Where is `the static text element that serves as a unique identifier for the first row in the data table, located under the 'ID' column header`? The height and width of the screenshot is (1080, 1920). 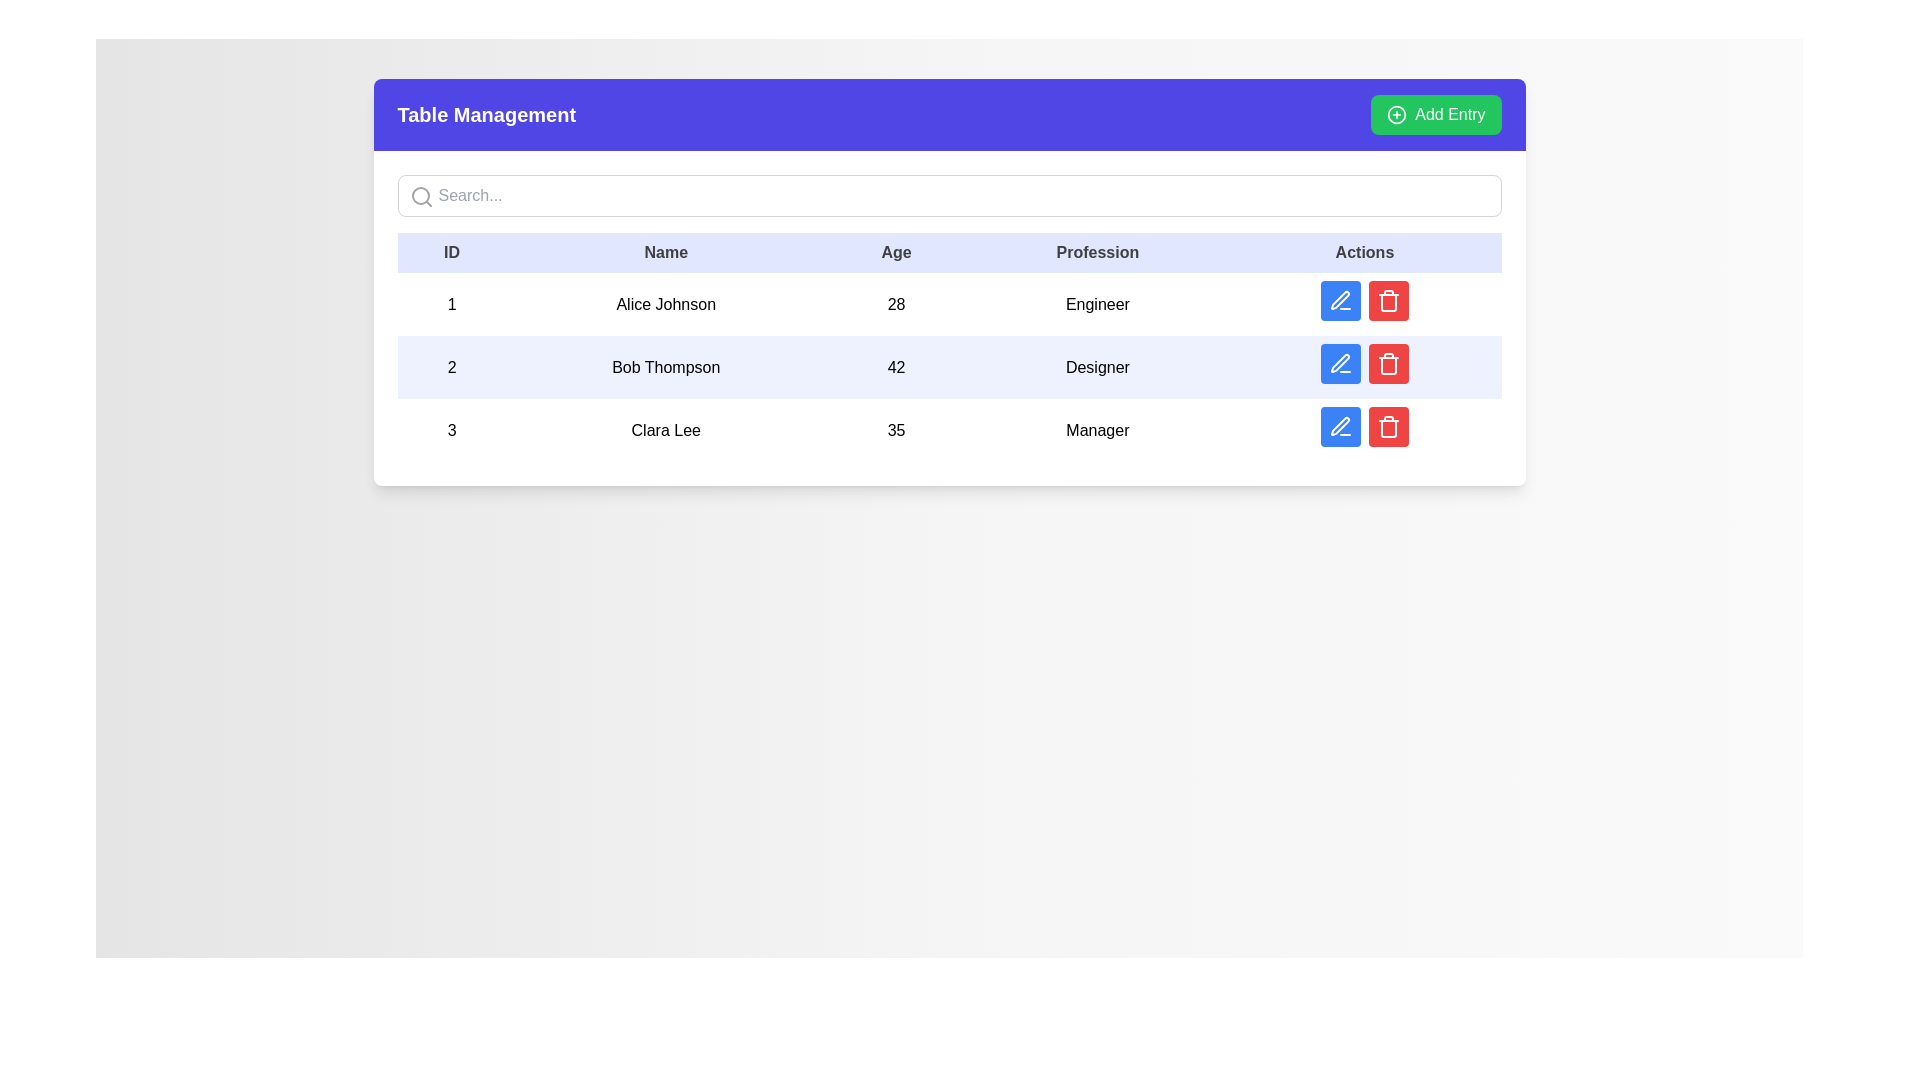 the static text element that serves as a unique identifier for the first row in the data table, located under the 'ID' column header is located at coordinates (451, 304).